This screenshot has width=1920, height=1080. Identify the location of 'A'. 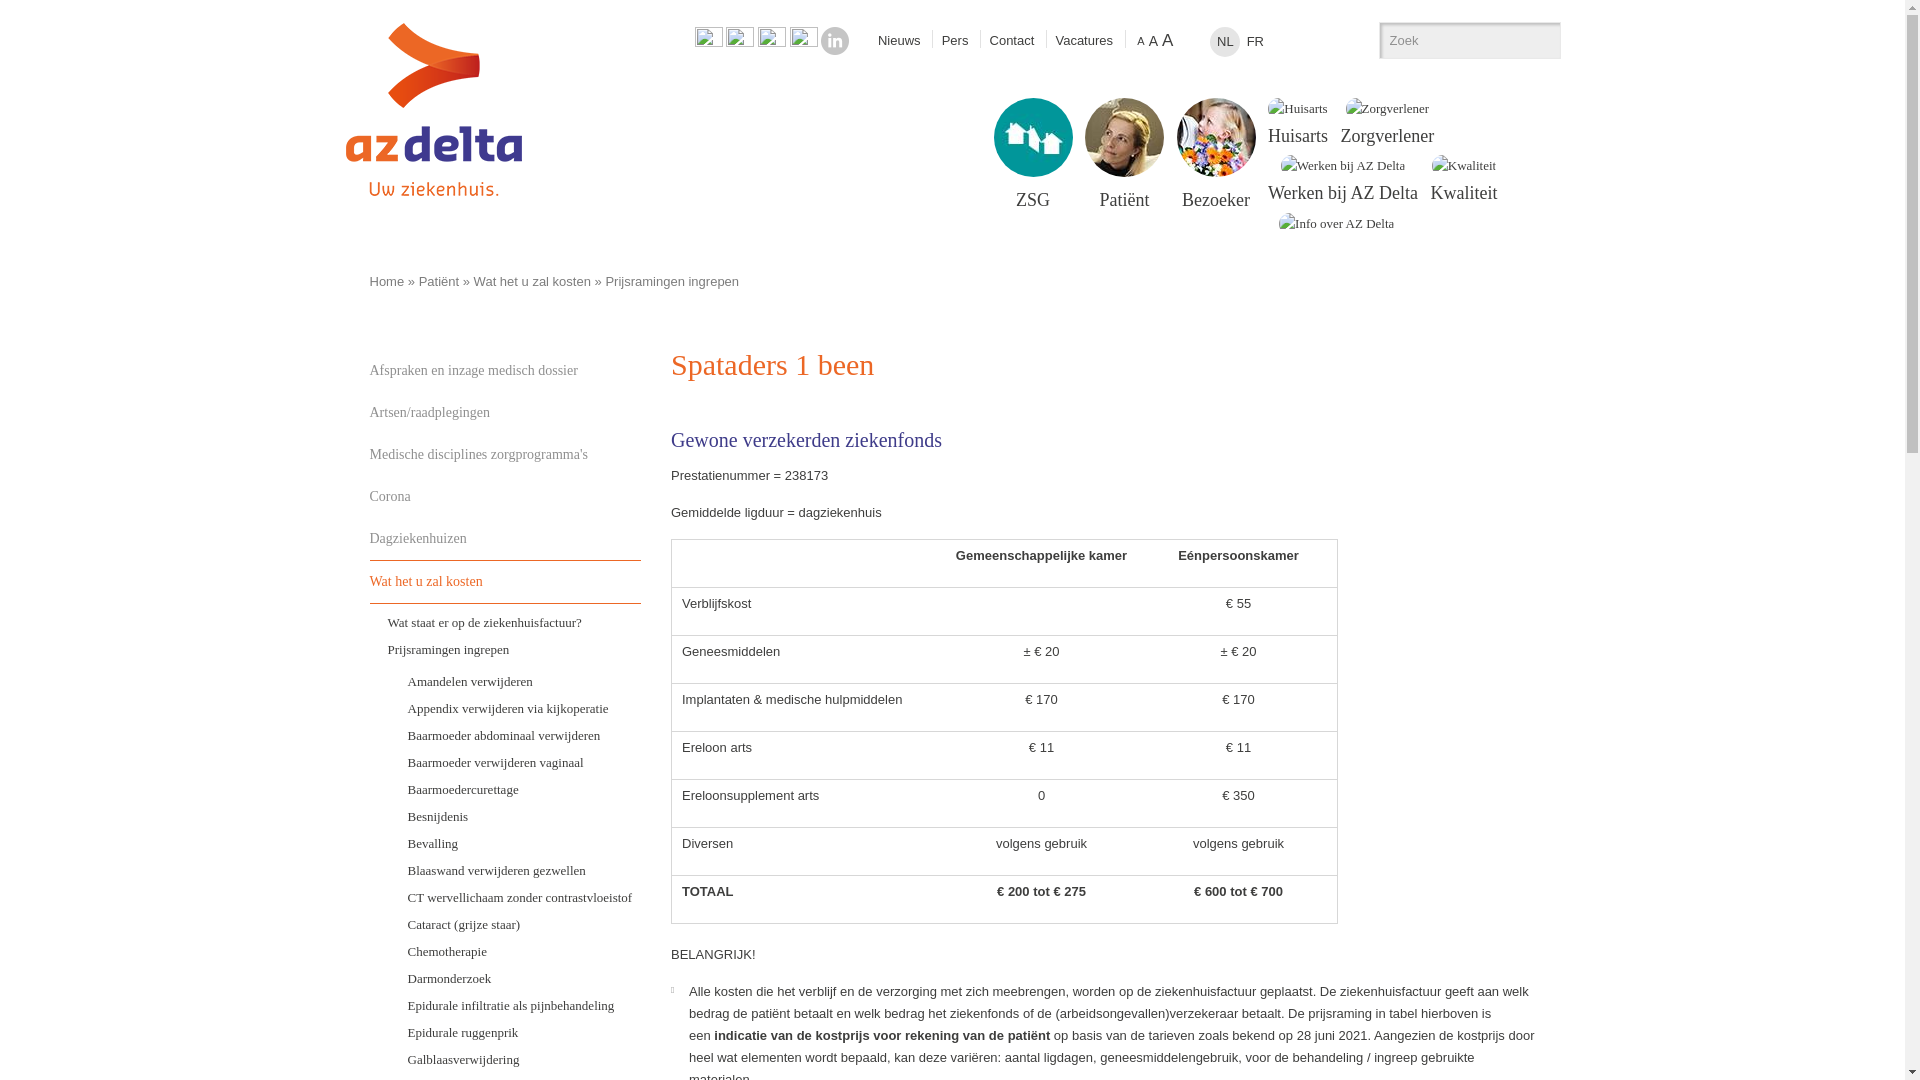
(1134, 41).